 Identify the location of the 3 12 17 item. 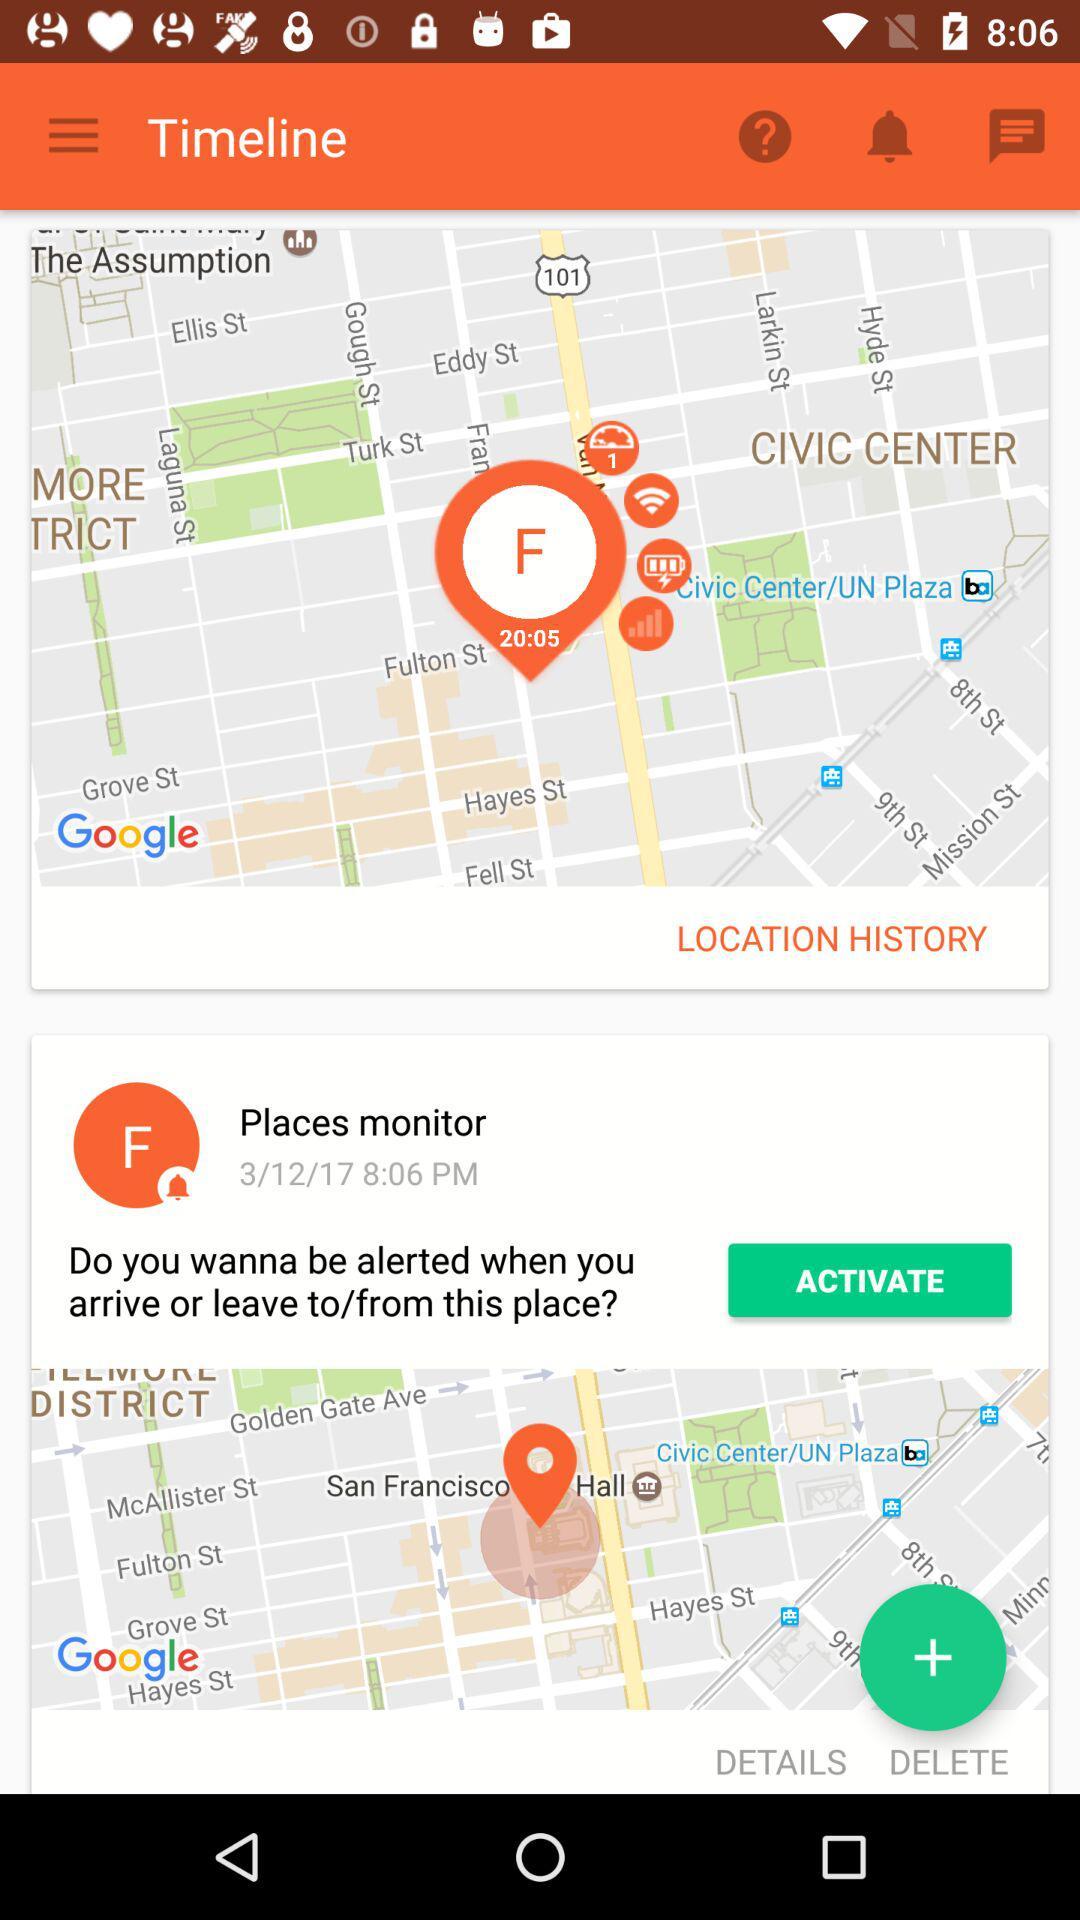
(621, 1172).